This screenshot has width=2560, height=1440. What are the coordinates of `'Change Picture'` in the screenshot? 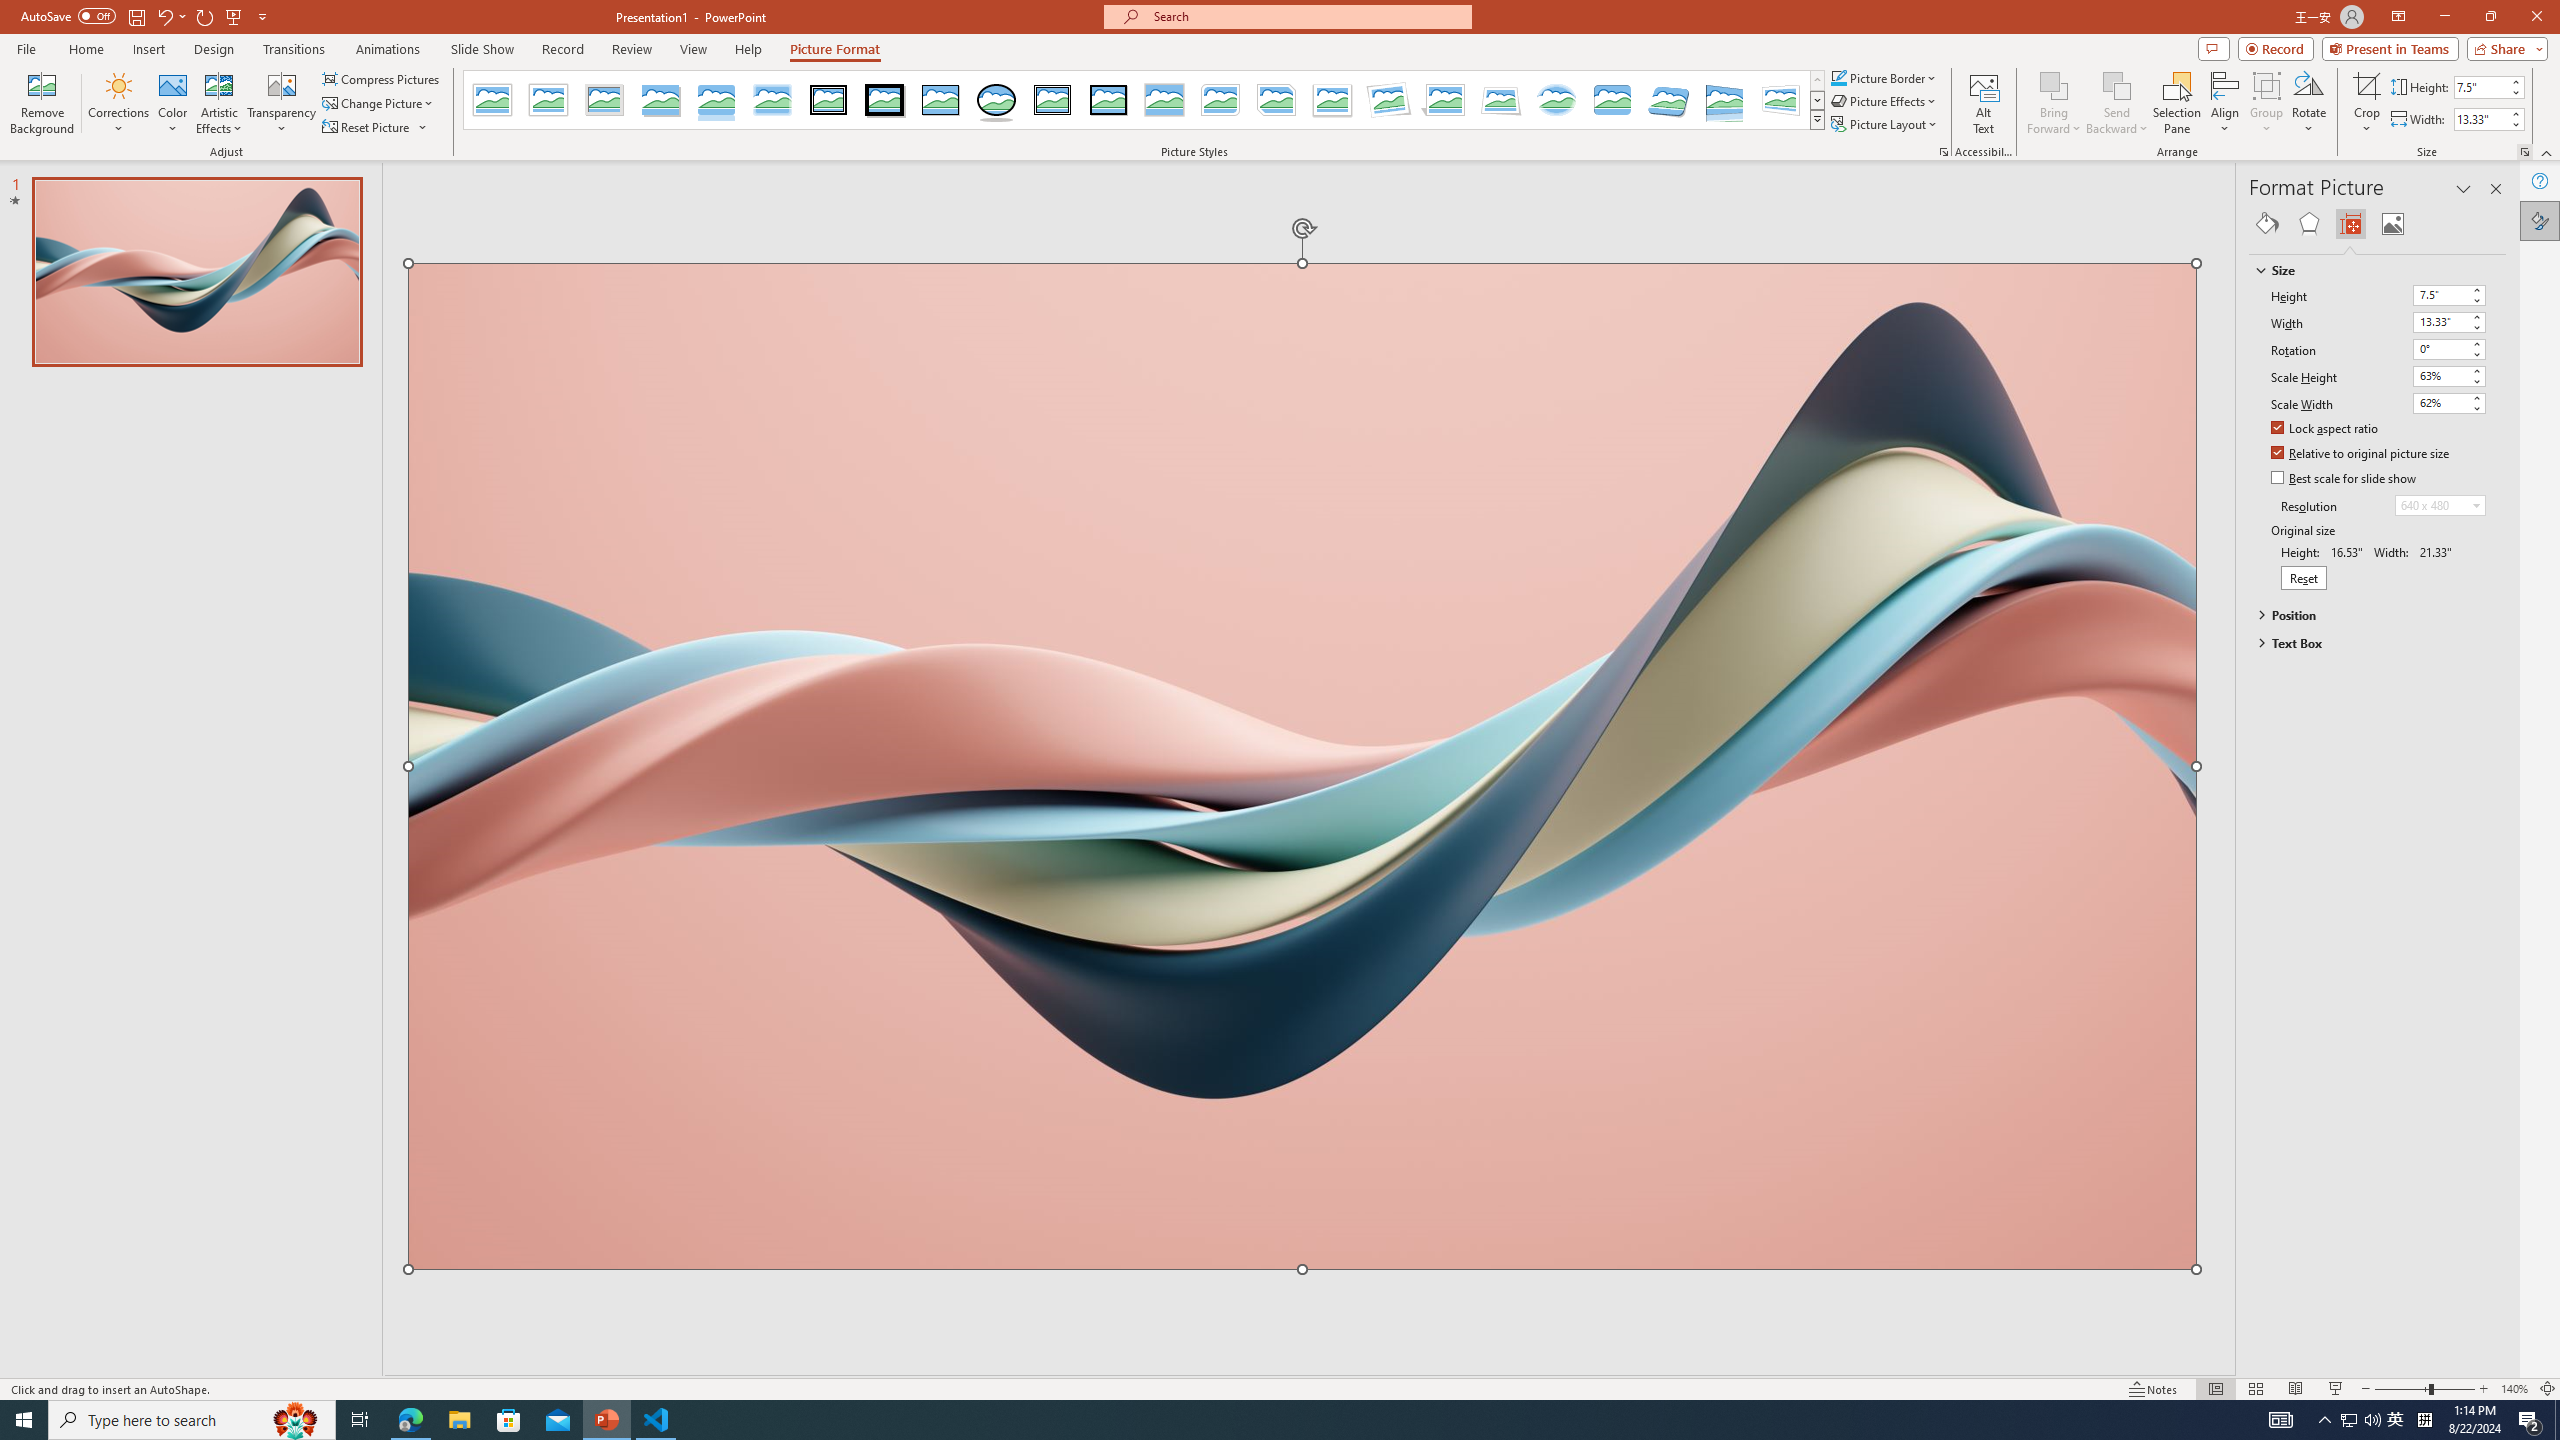 It's located at (379, 103).